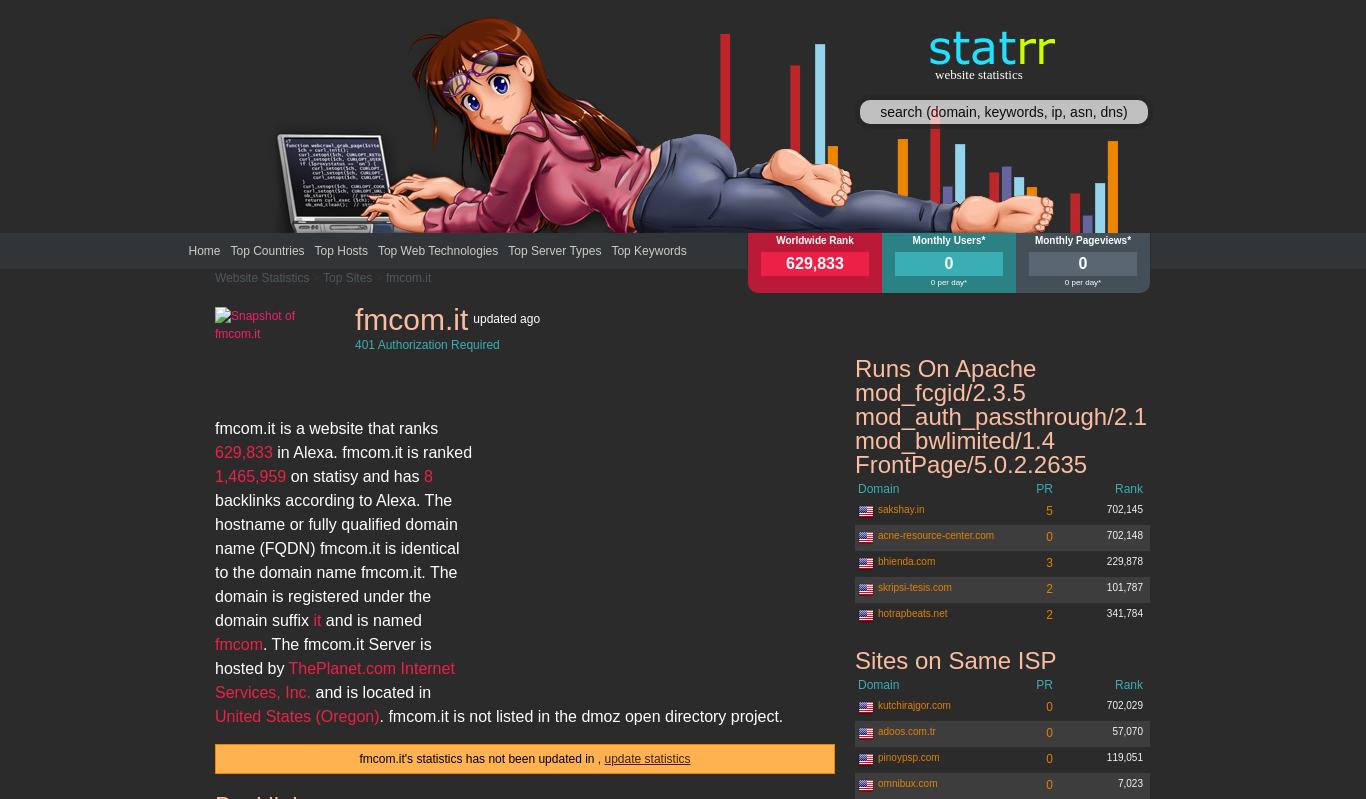  What do you see at coordinates (955, 659) in the screenshot?
I see `'Sites on Same ISP'` at bounding box center [955, 659].